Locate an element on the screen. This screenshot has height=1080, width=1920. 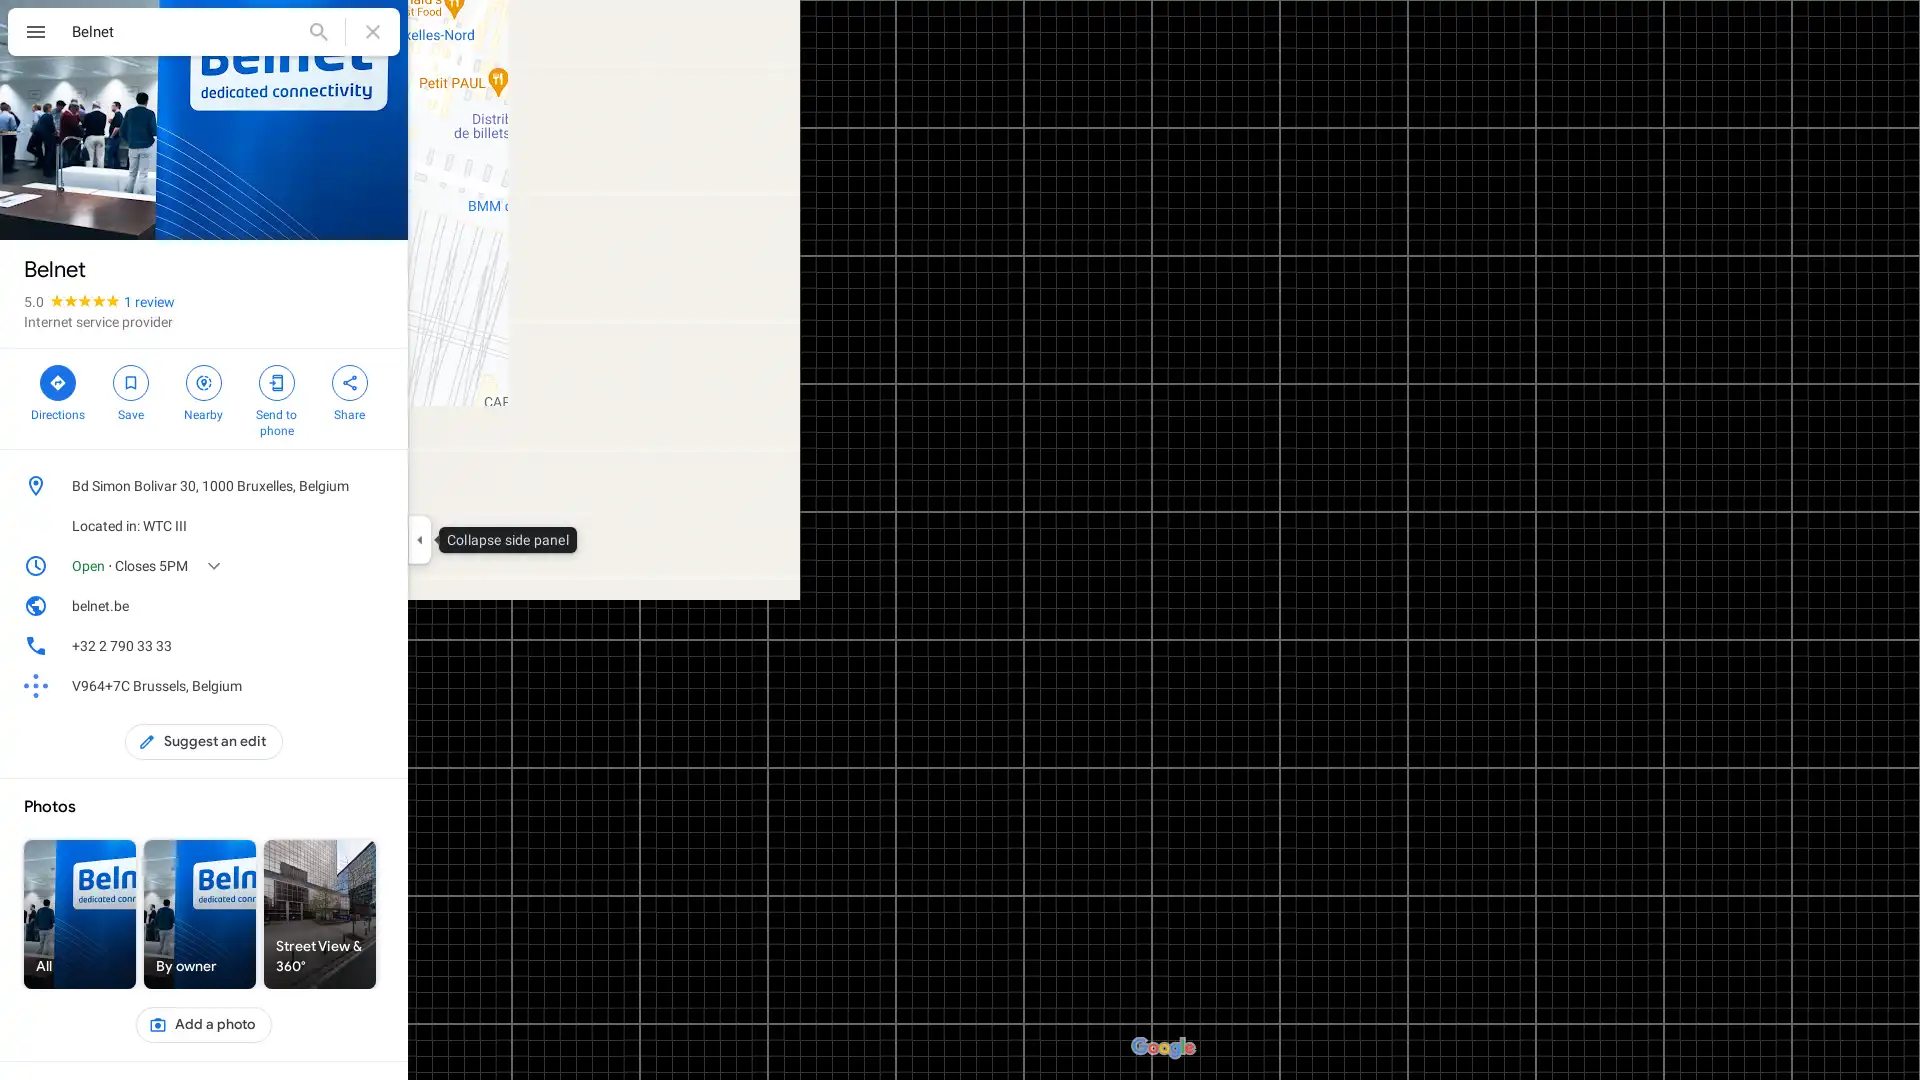
Directions to Belnet is located at coordinates (57, 390).